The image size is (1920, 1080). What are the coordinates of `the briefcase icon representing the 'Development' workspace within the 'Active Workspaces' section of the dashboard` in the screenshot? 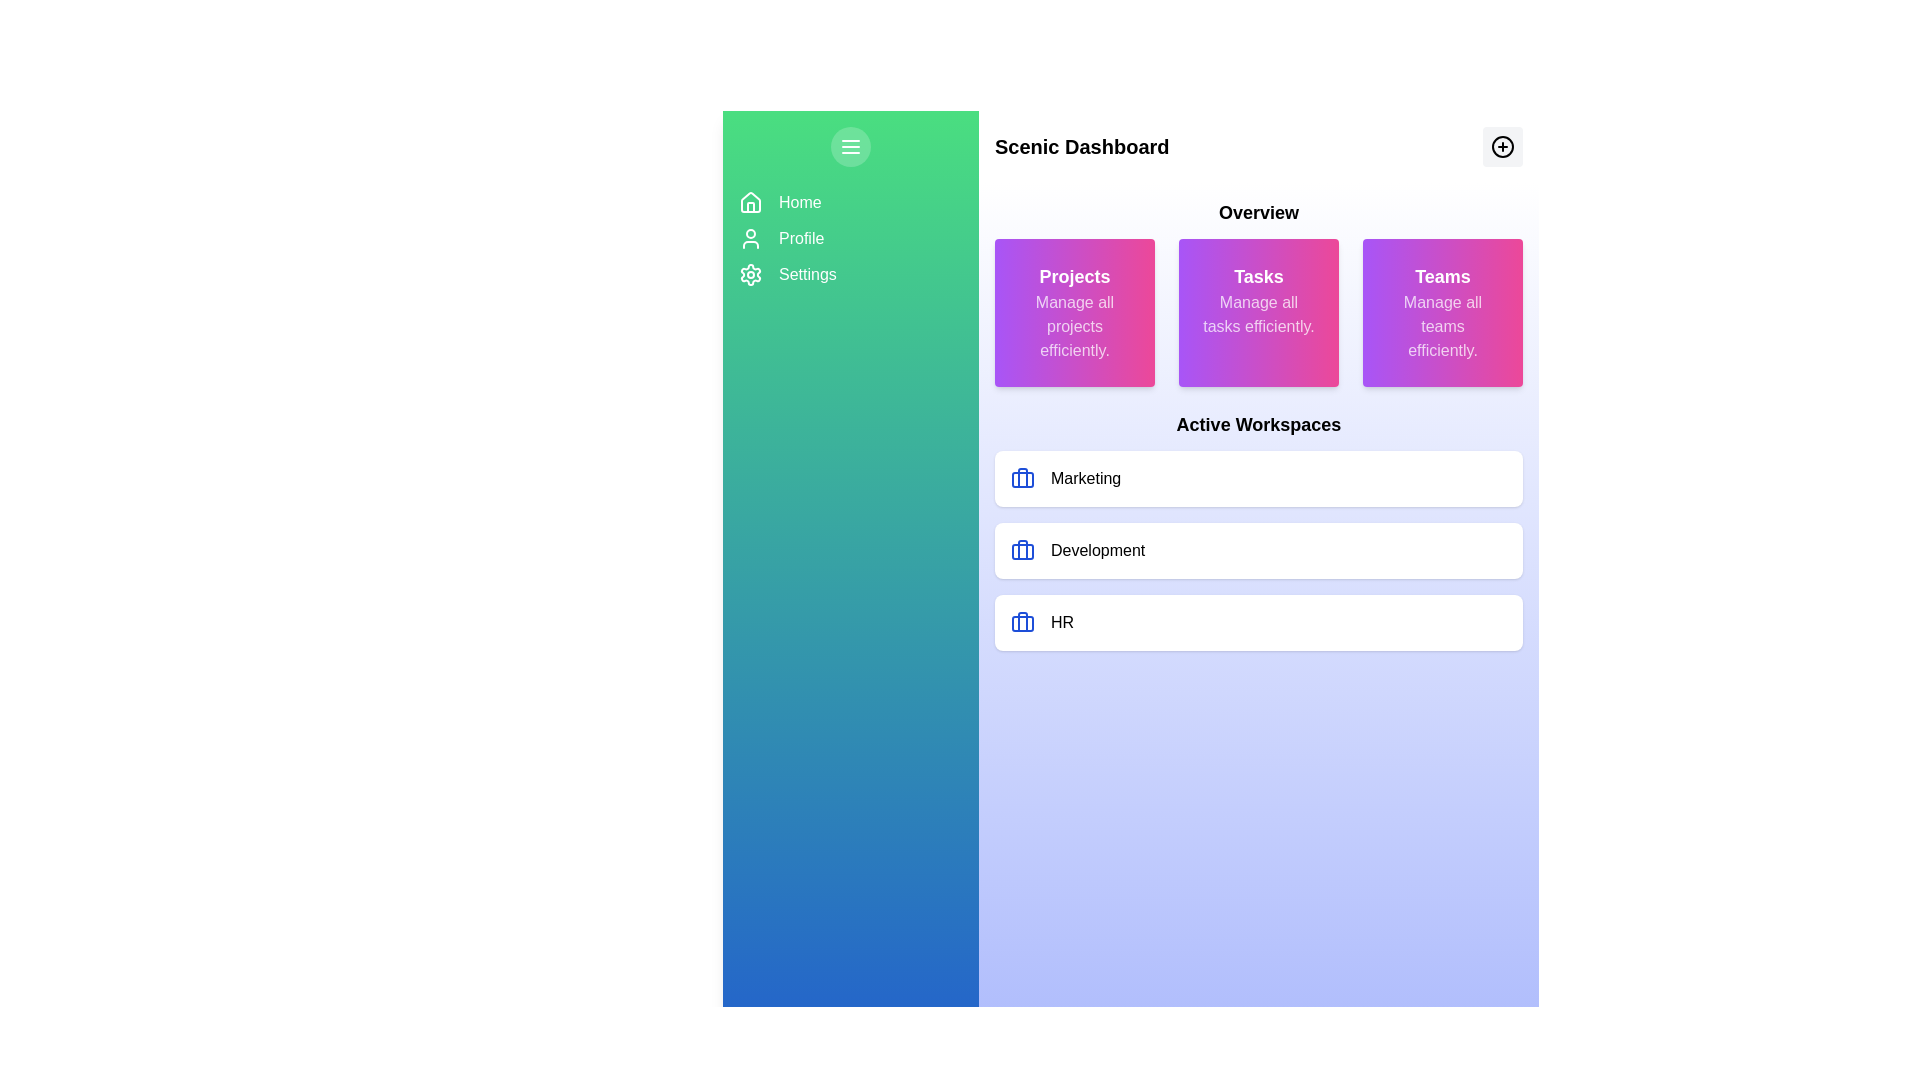 It's located at (1022, 551).